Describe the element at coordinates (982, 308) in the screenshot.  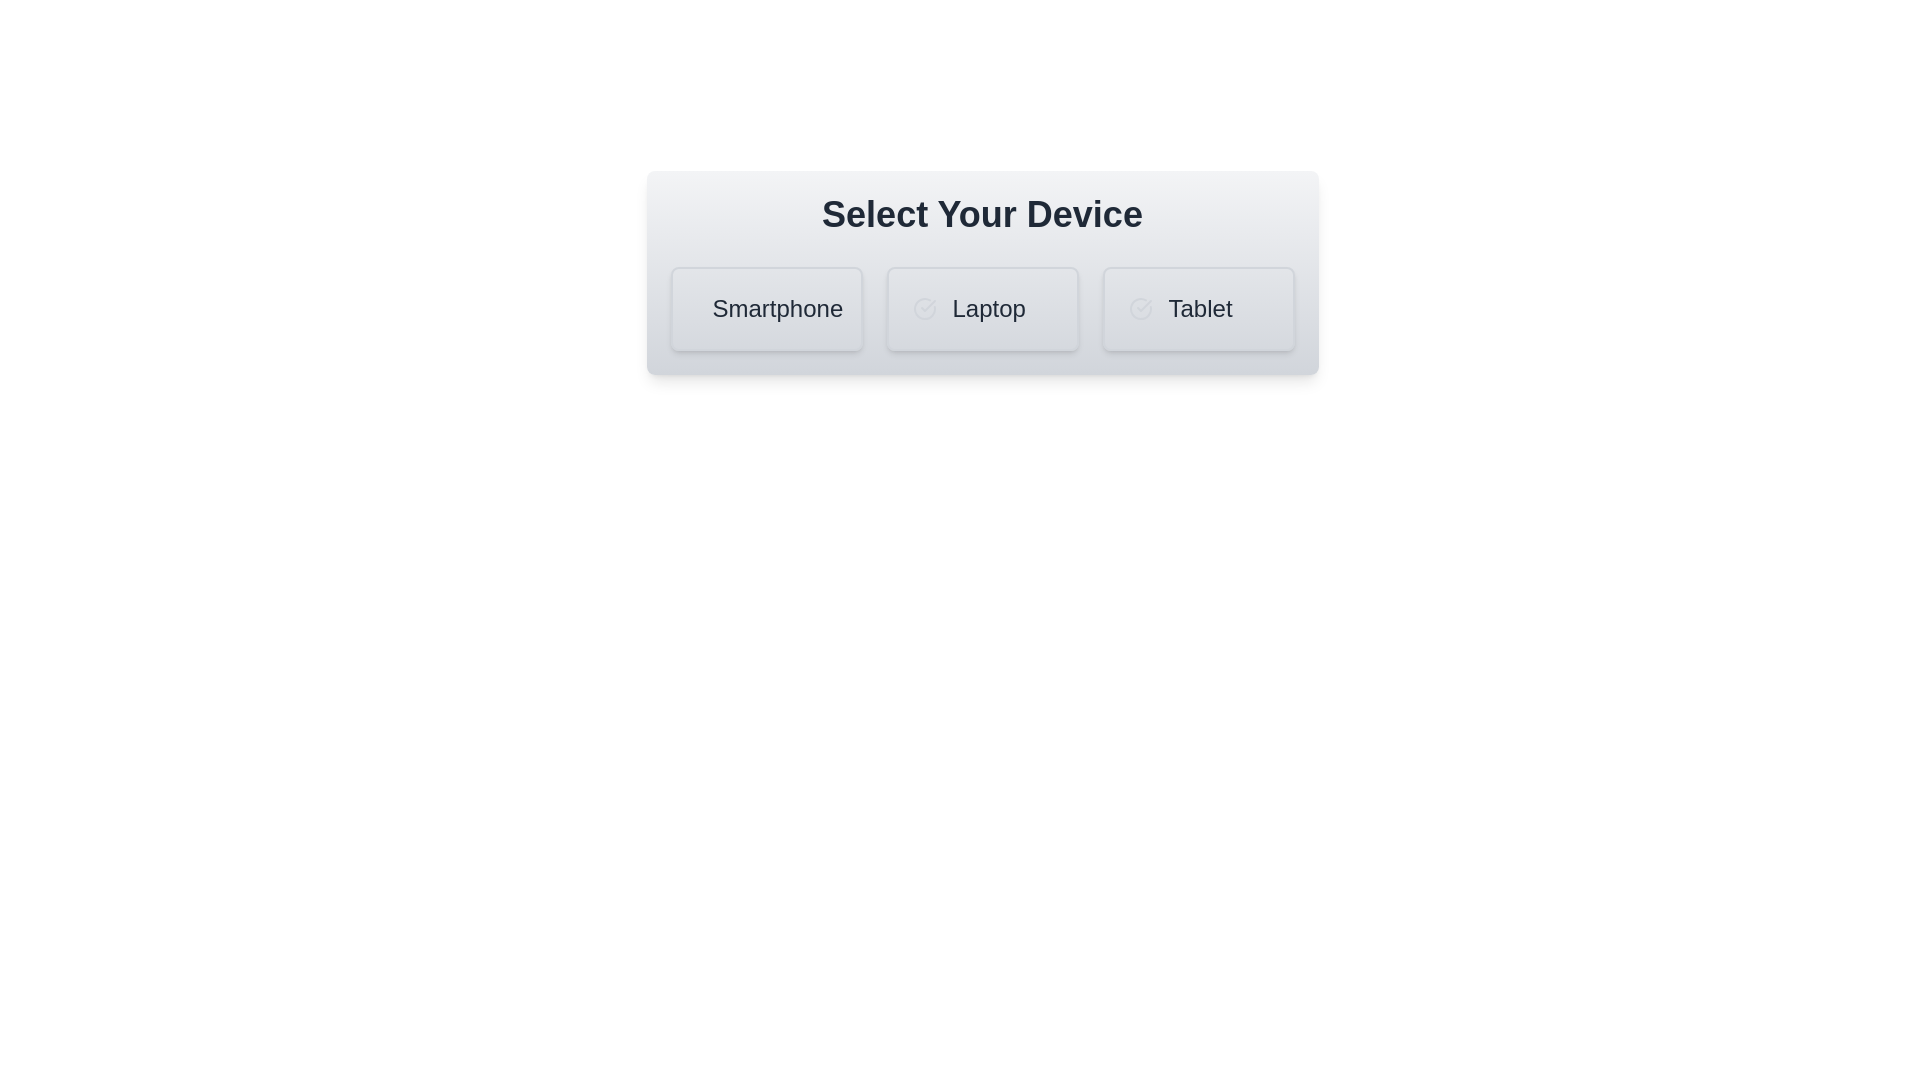
I see `the 'Laptop' radio button to observe the hover effect, which is a rectangular button with rounded corners, featuring the text 'Laptop' in bold font and a circle-check icon on the left` at that location.